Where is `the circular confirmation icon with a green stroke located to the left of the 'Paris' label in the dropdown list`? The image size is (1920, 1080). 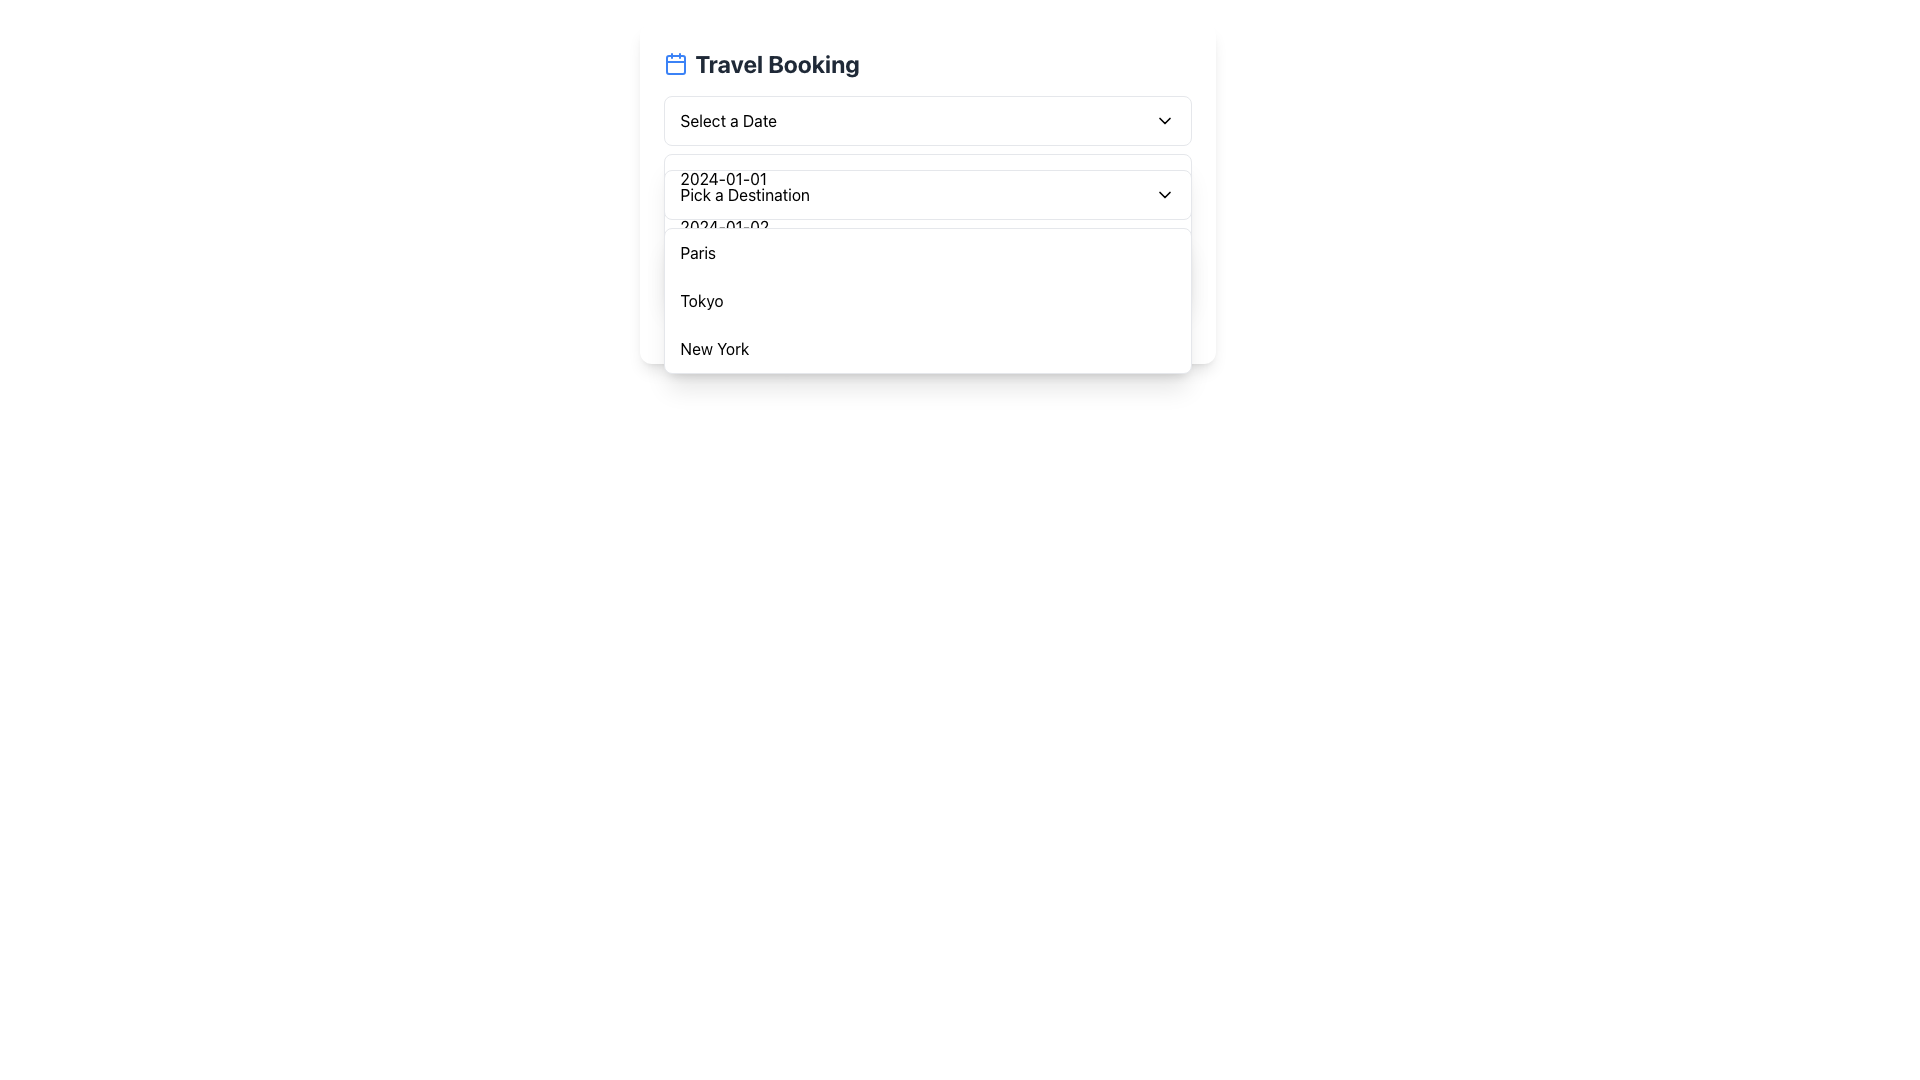 the circular confirmation icon with a green stroke located to the left of the 'Paris' label in the dropdown list is located at coordinates (675, 254).